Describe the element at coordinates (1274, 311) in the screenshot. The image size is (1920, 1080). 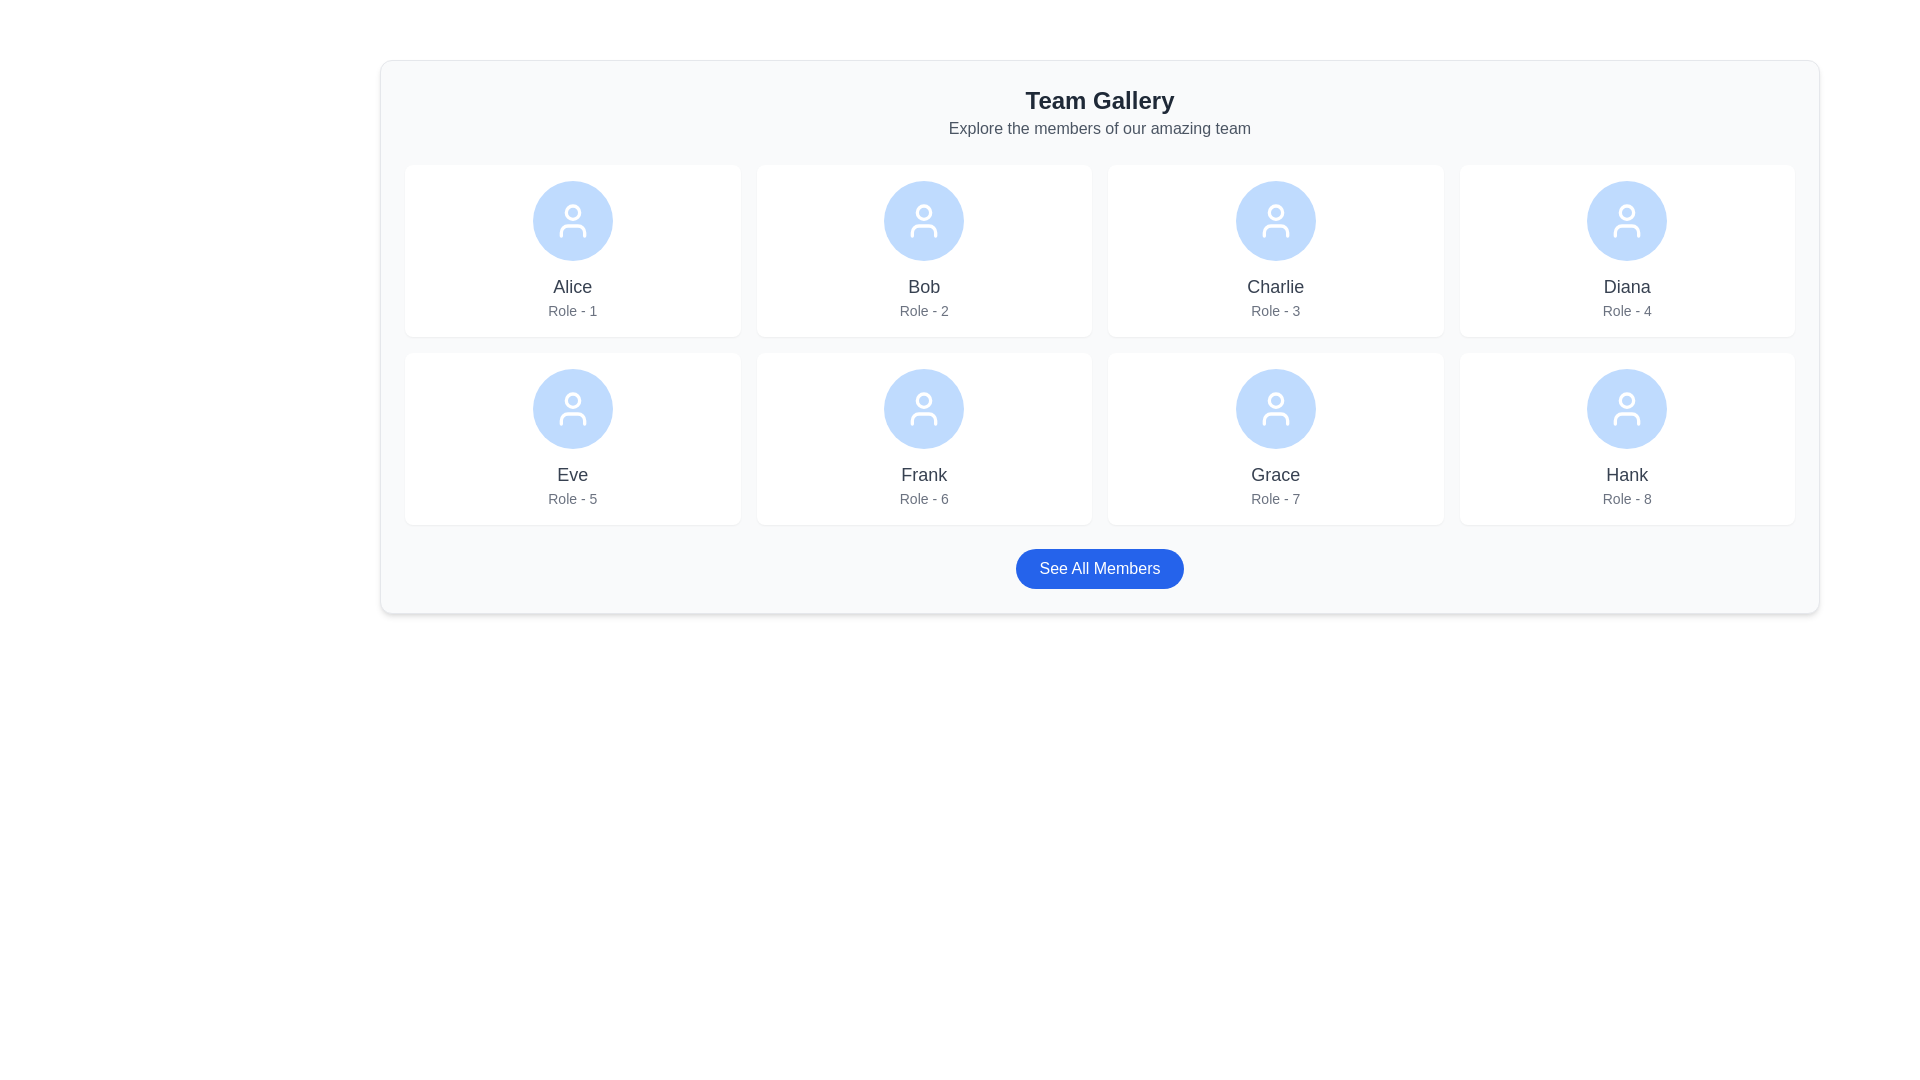
I see `the static label providing additional descriptive information below the text 'Charlie' in the card located in the top row, third column of the grid layout` at that location.